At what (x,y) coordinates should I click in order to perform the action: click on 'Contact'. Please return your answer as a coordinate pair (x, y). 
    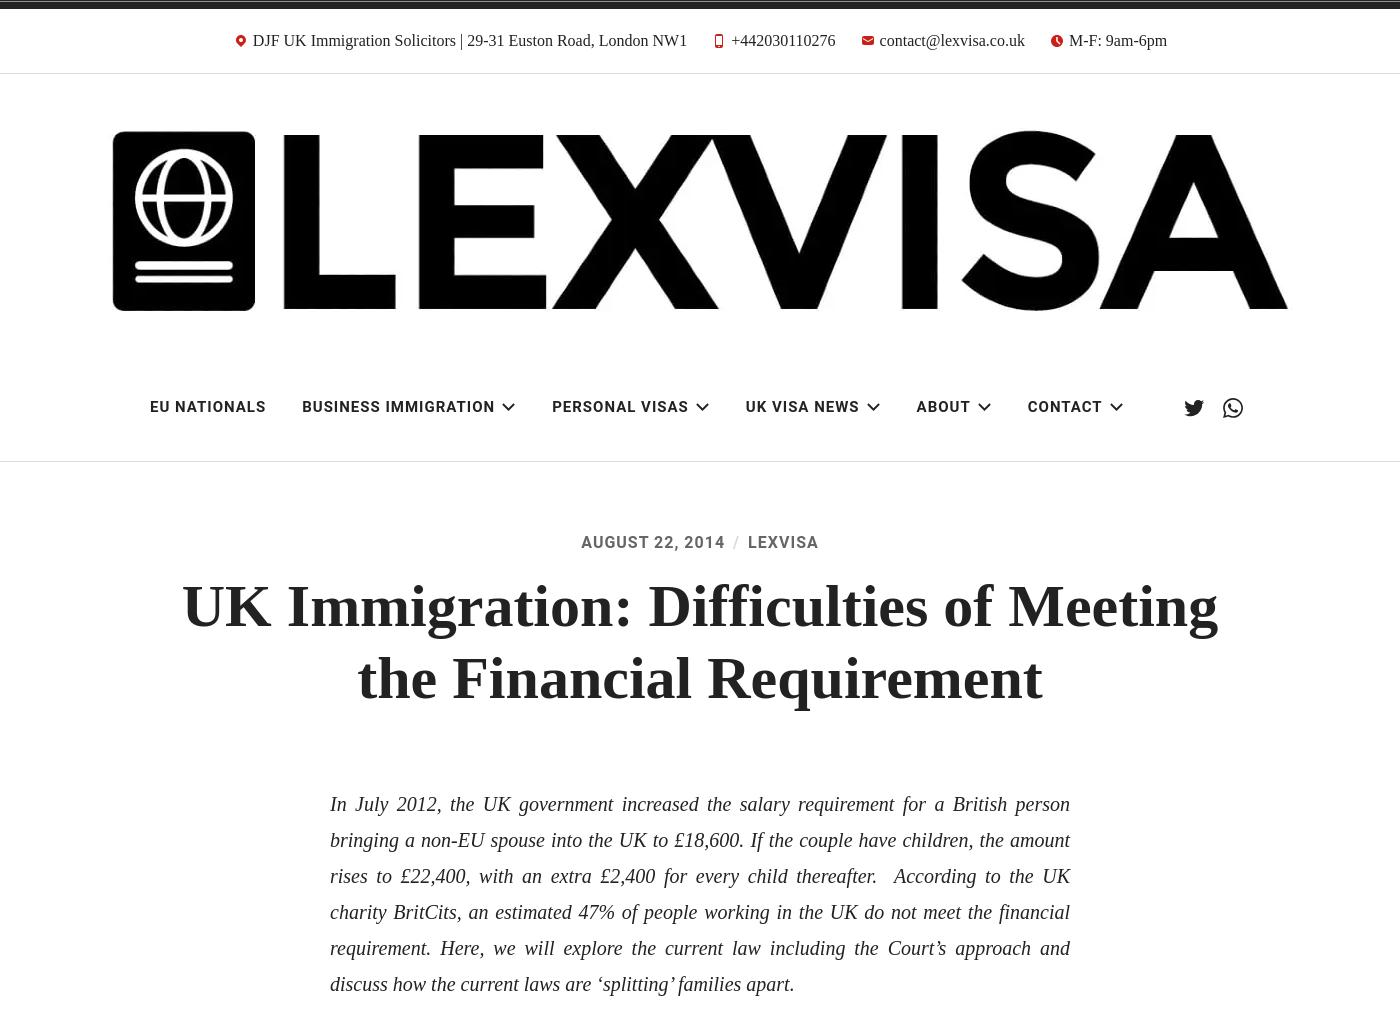
    Looking at the image, I should click on (1027, 406).